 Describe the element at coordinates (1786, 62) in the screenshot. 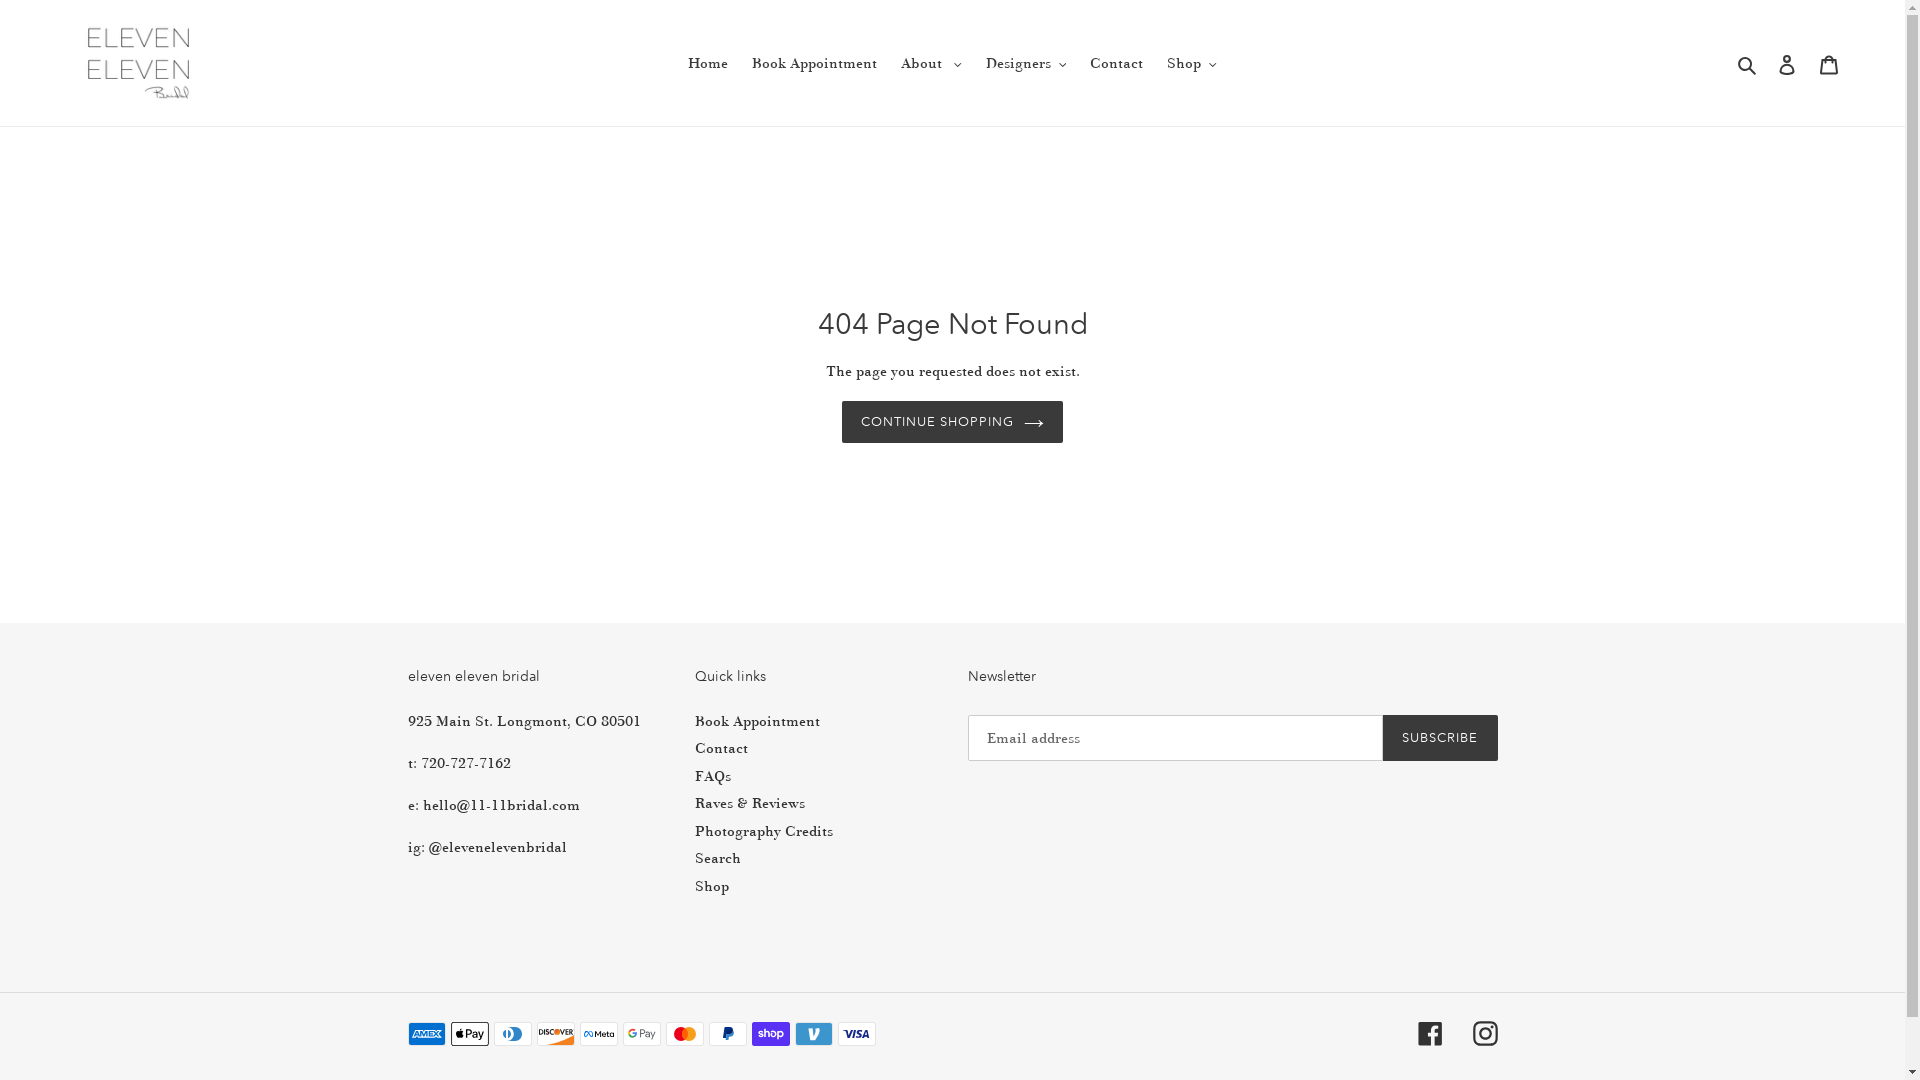

I see `'Log in'` at that location.